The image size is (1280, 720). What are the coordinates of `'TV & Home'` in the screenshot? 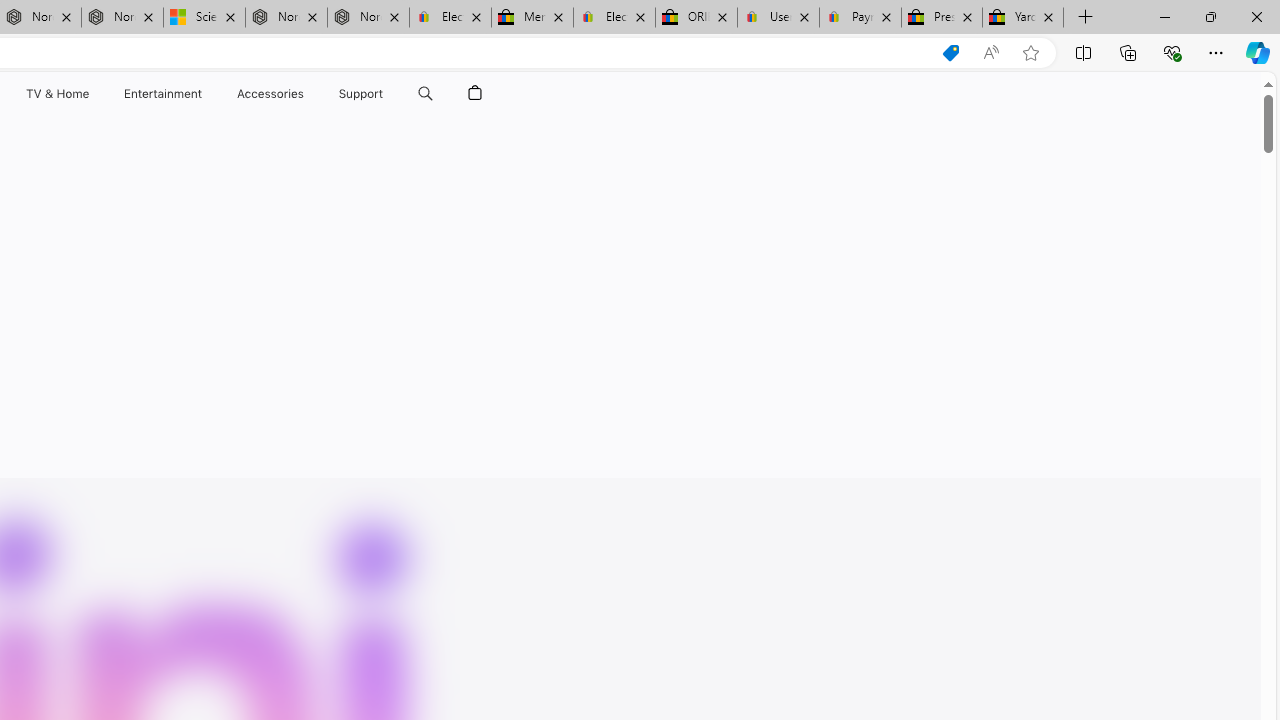 It's located at (56, 93).